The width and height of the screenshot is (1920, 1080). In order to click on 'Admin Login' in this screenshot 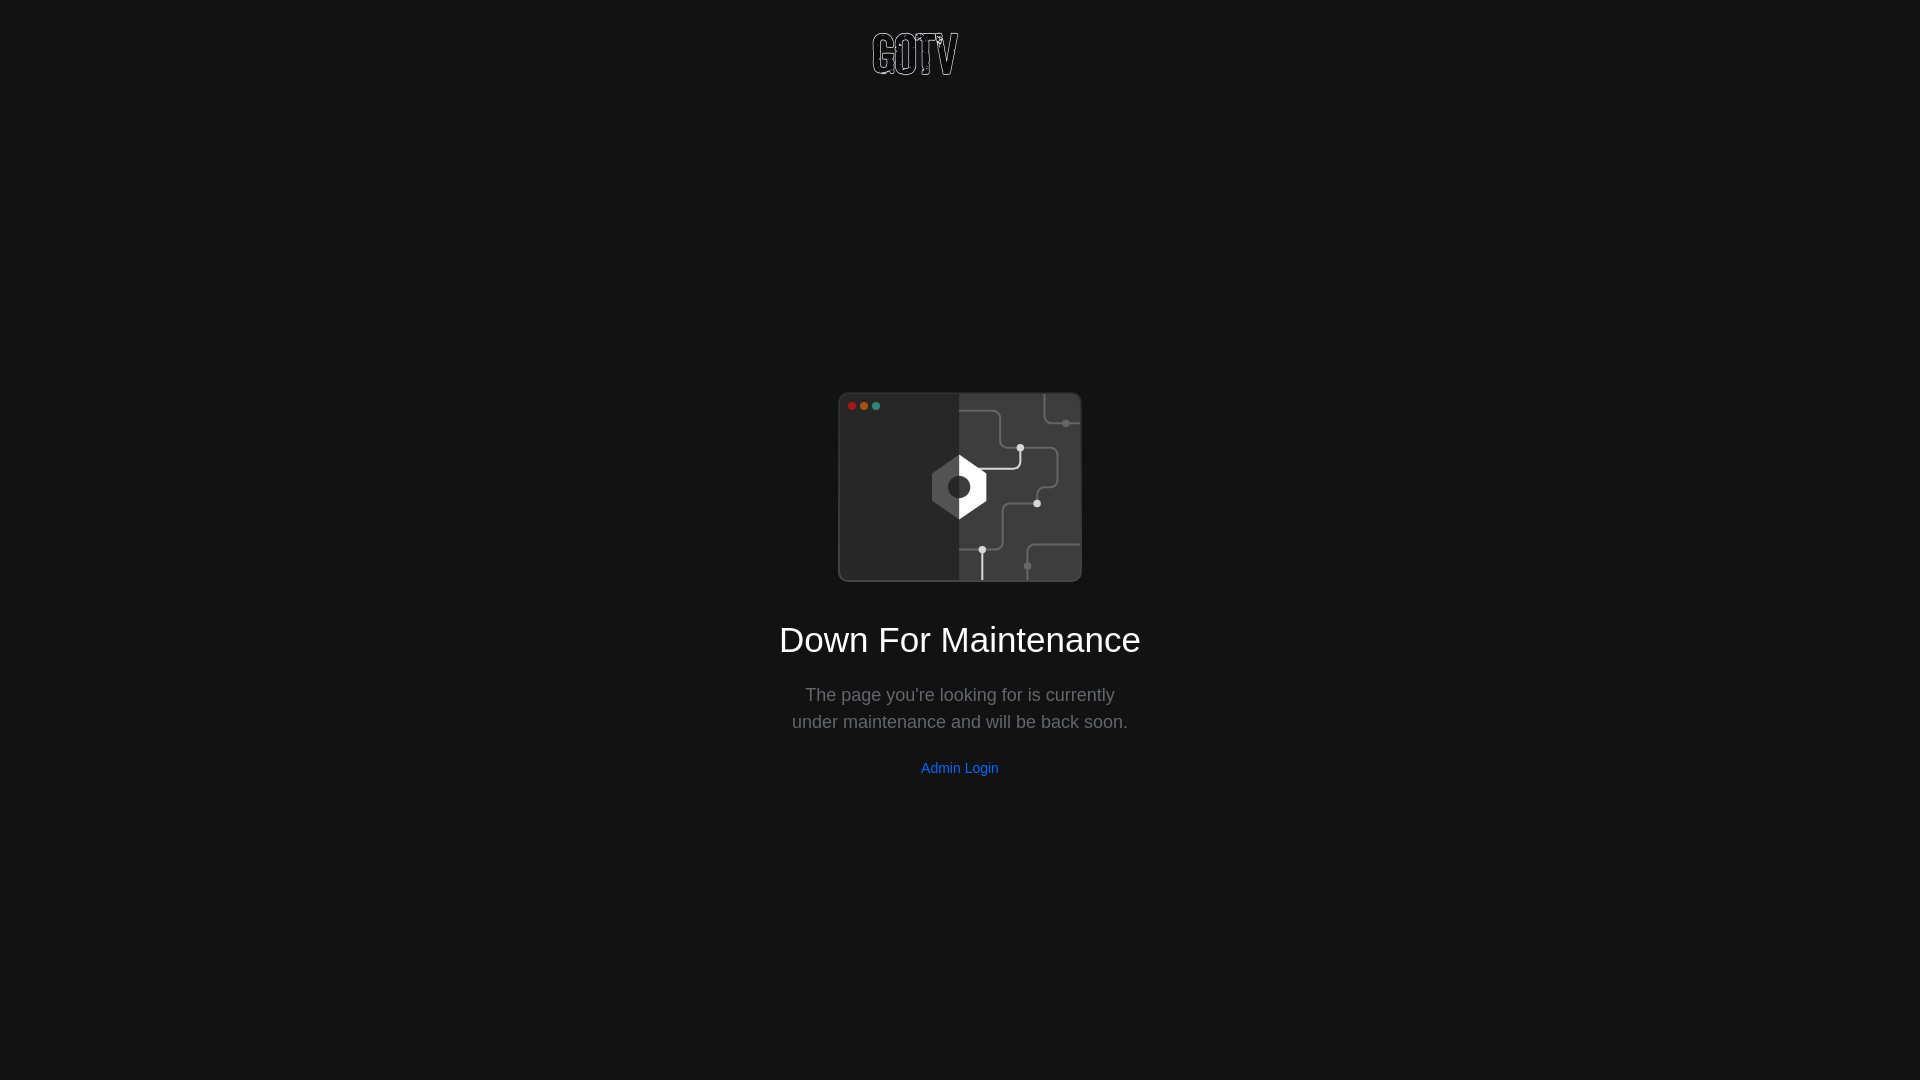, I will do `click(960, 766)`.